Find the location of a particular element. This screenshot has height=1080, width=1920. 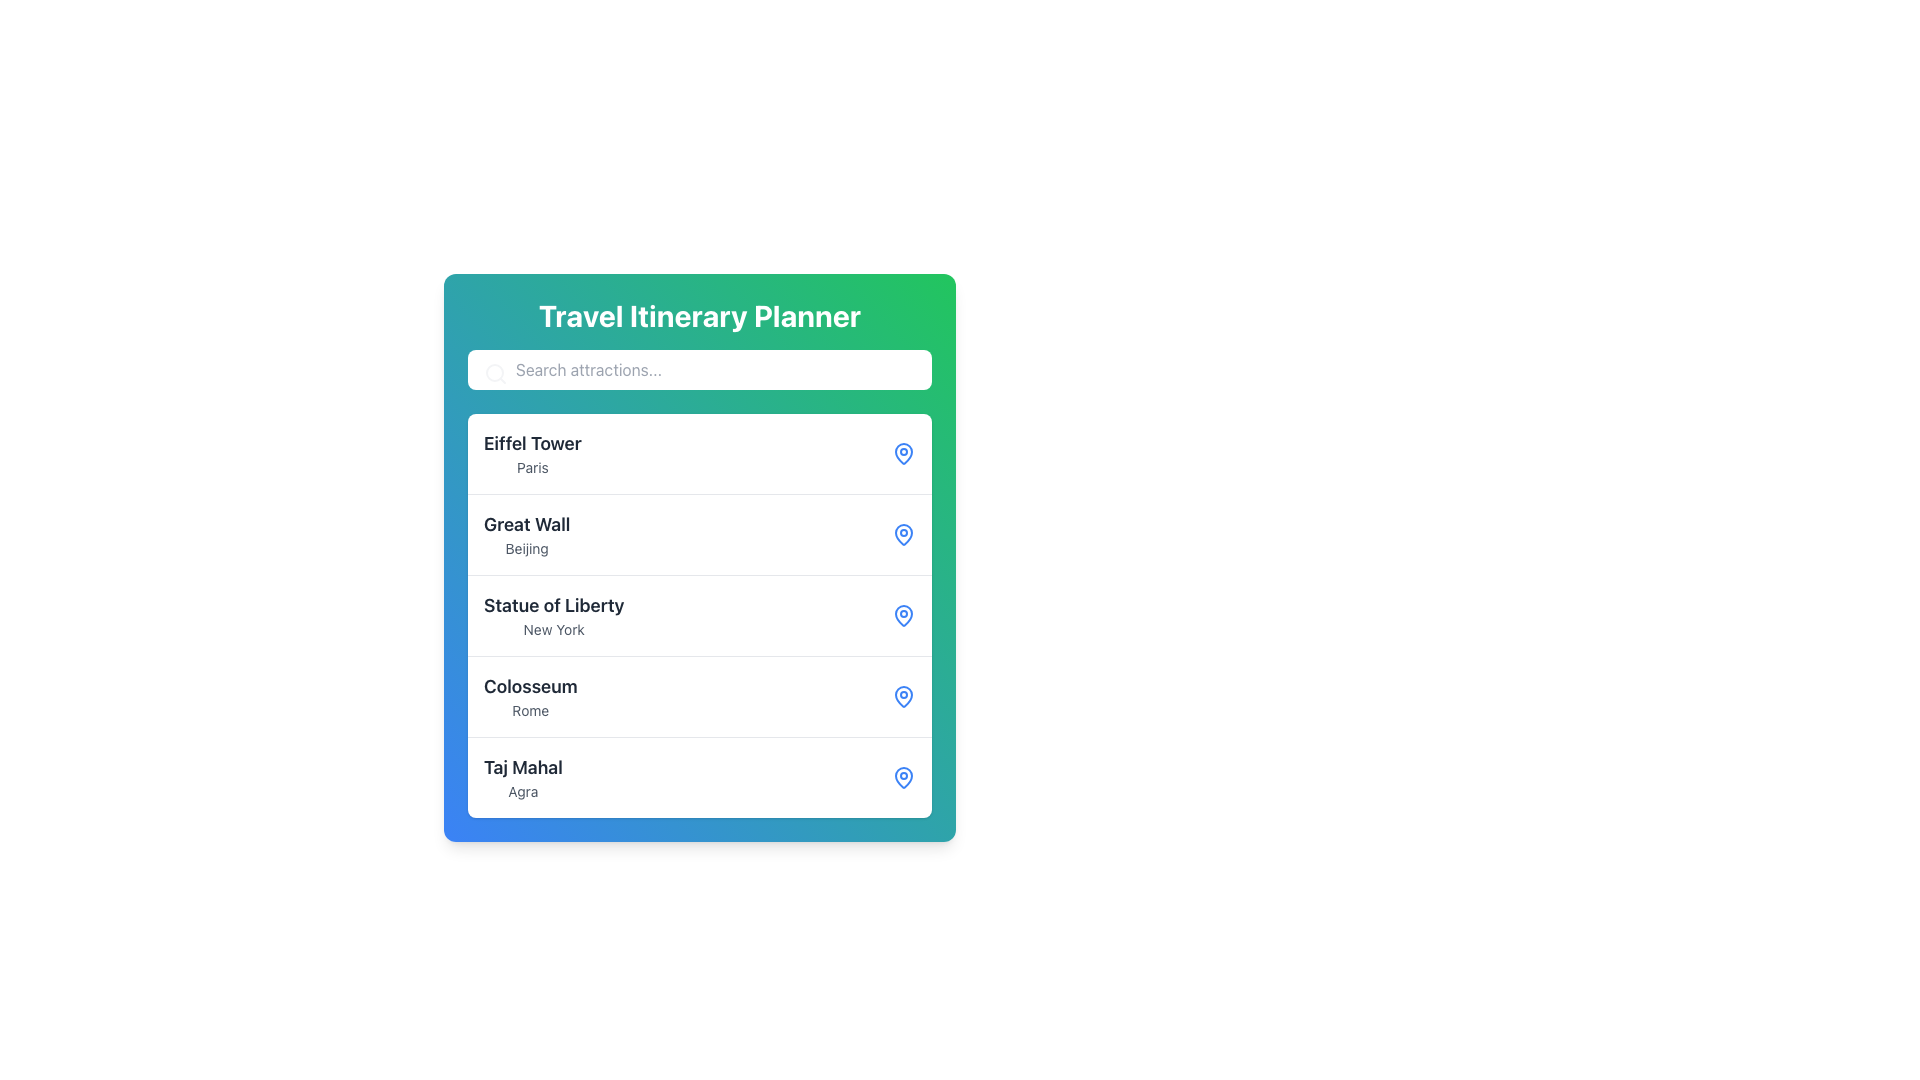

the fourth list item for the 'Colosseum' attraction in Rome is located at coordinates (700, 694).